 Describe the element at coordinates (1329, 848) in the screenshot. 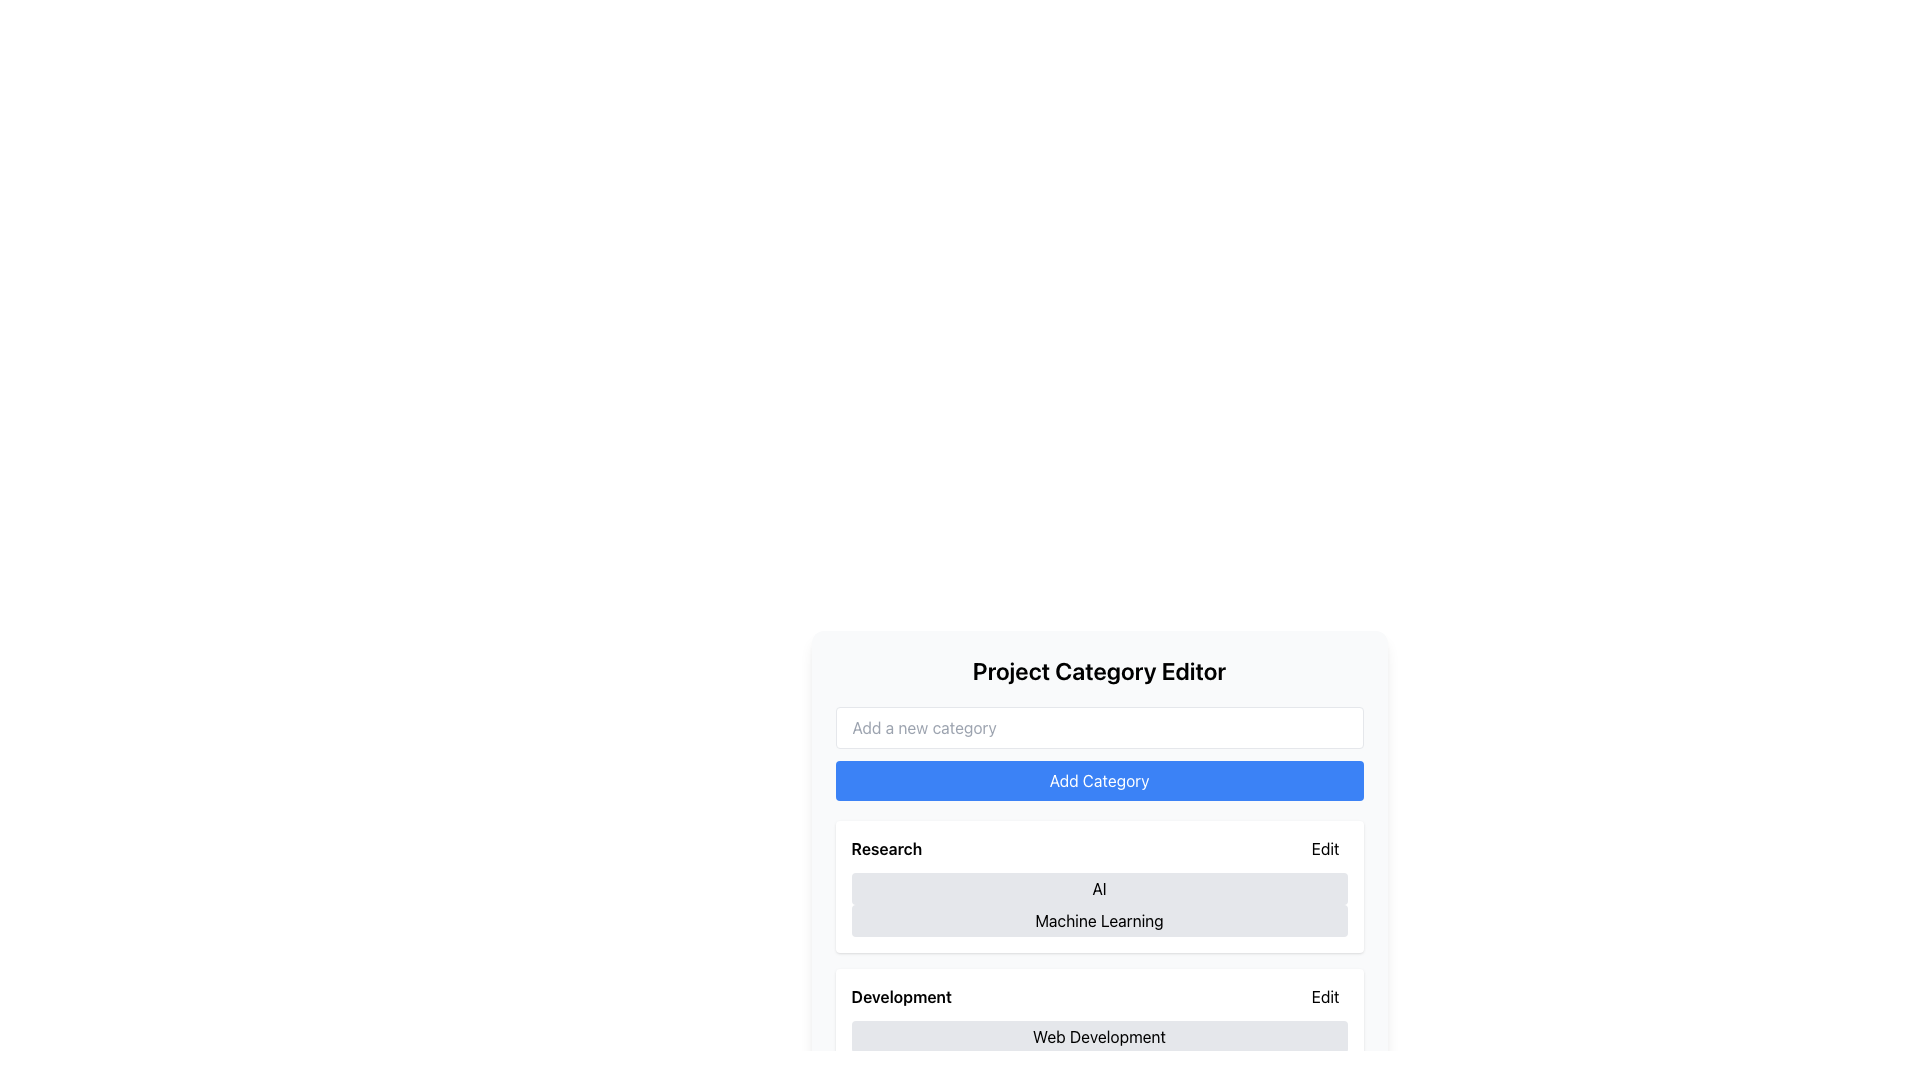

I see `the 'Edit' button located to the right of the 'Research' label` at that location.